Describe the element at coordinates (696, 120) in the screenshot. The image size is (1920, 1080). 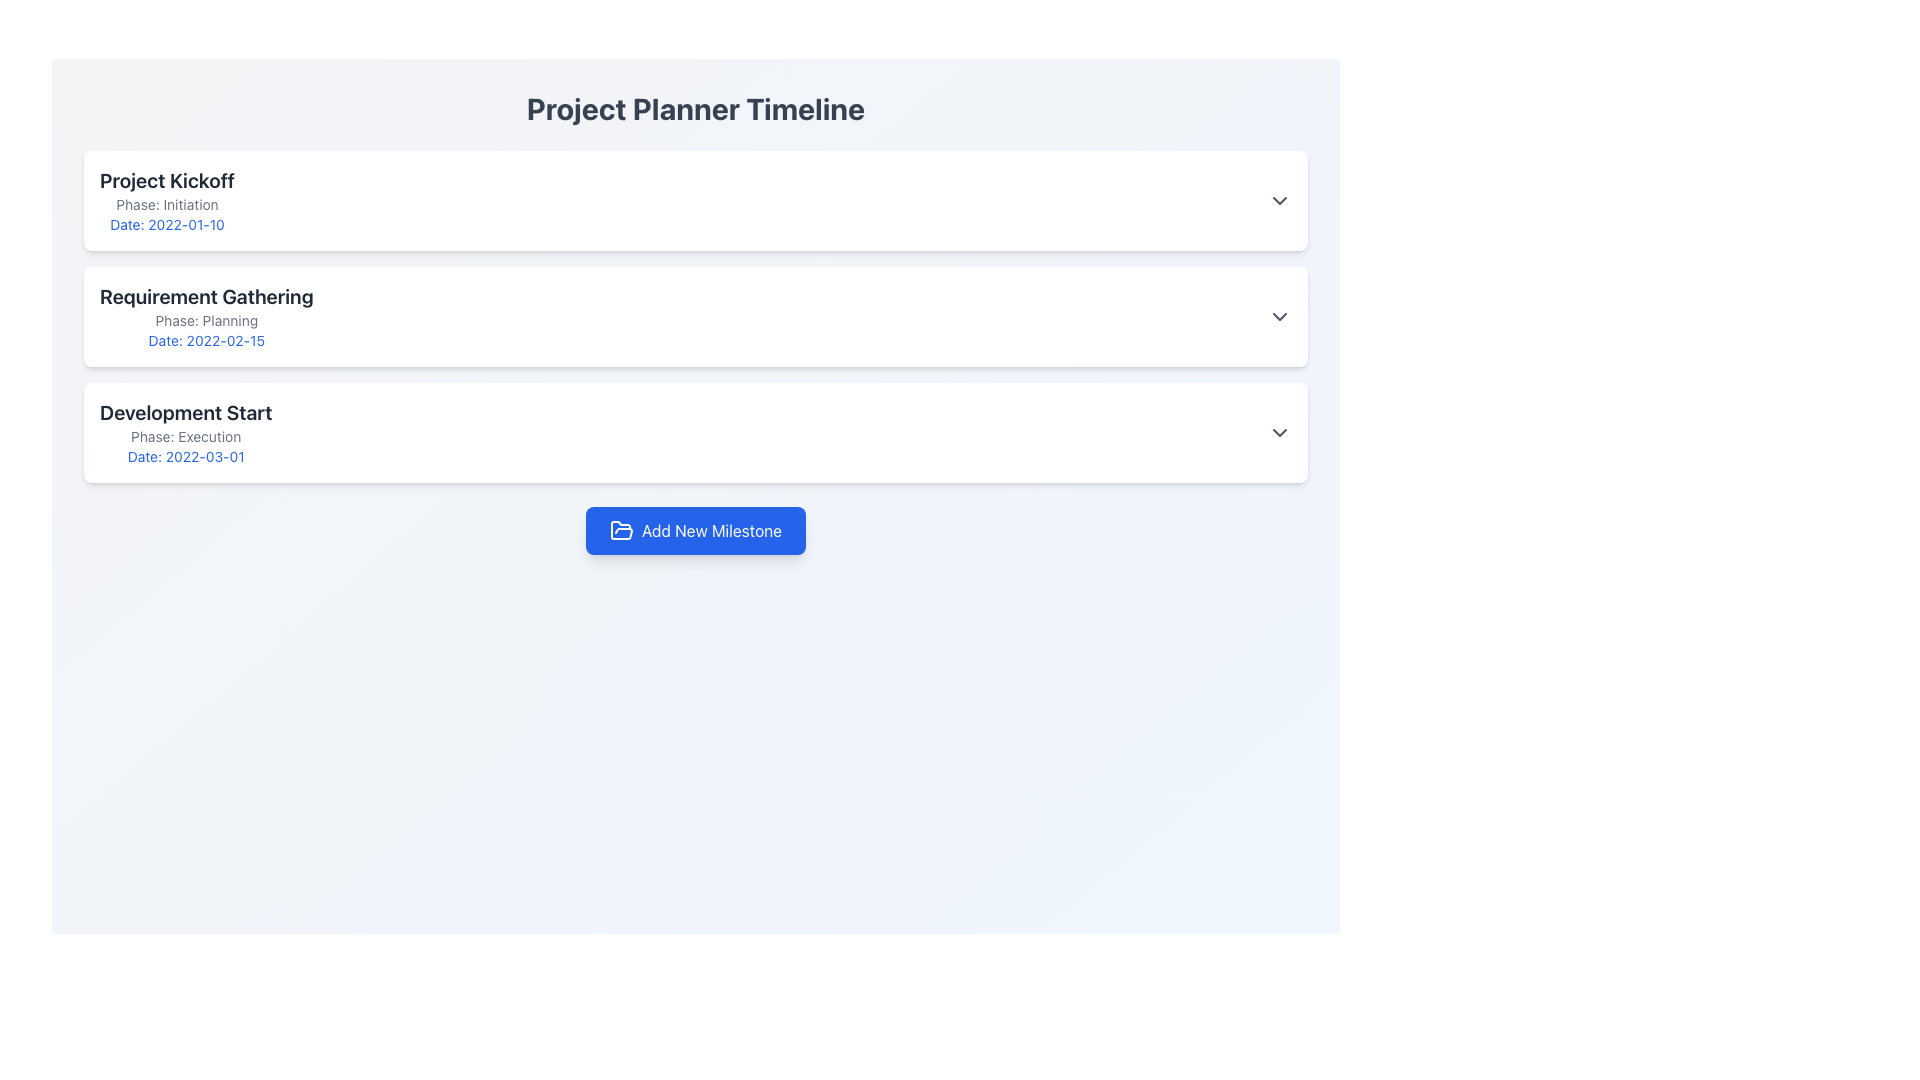
I see `the static text heading indicating 'Project Planner Timeline', which is centrally aligned at the topmost area of the visible layout` at that location.